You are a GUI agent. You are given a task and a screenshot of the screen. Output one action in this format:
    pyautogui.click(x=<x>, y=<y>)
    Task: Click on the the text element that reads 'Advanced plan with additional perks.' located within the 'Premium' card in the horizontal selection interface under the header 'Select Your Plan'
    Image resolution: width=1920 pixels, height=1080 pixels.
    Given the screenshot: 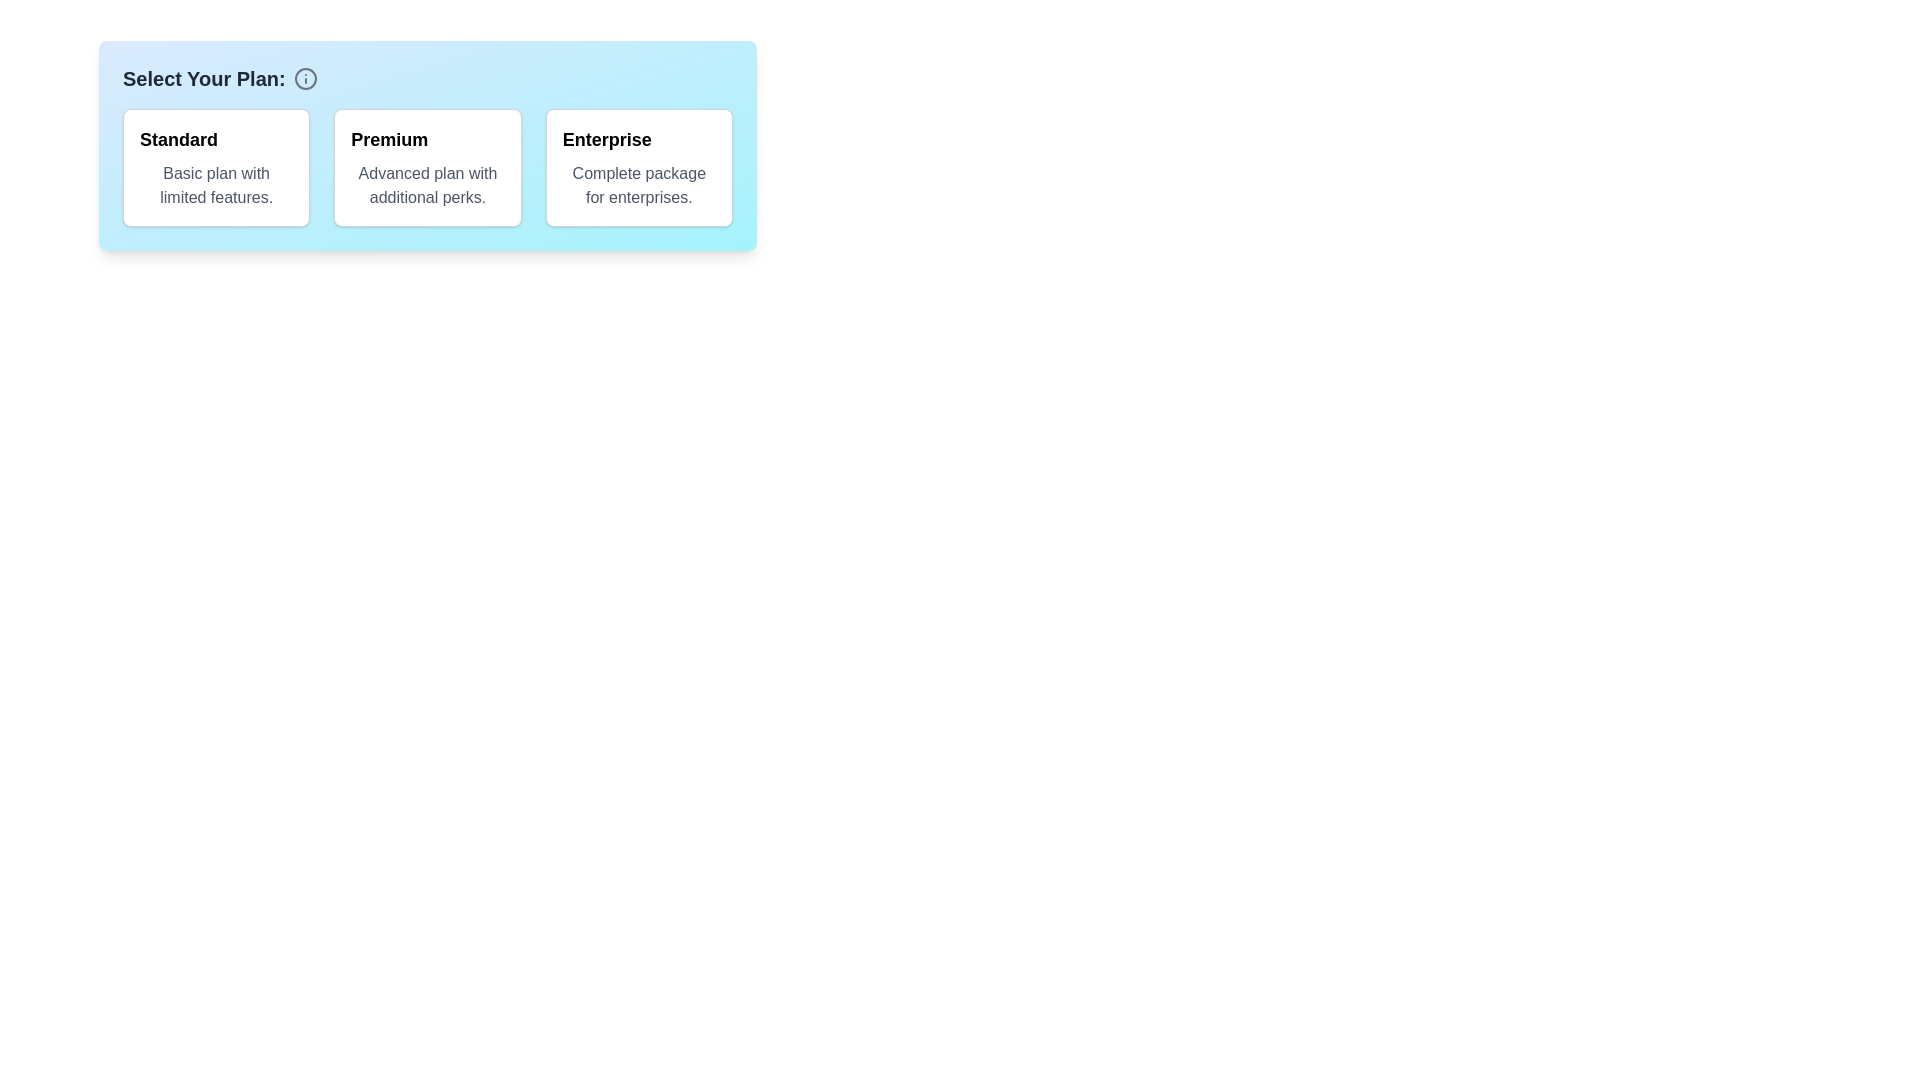 What is the action you would take?
    pyautogui.click(x=426, y=185)
    